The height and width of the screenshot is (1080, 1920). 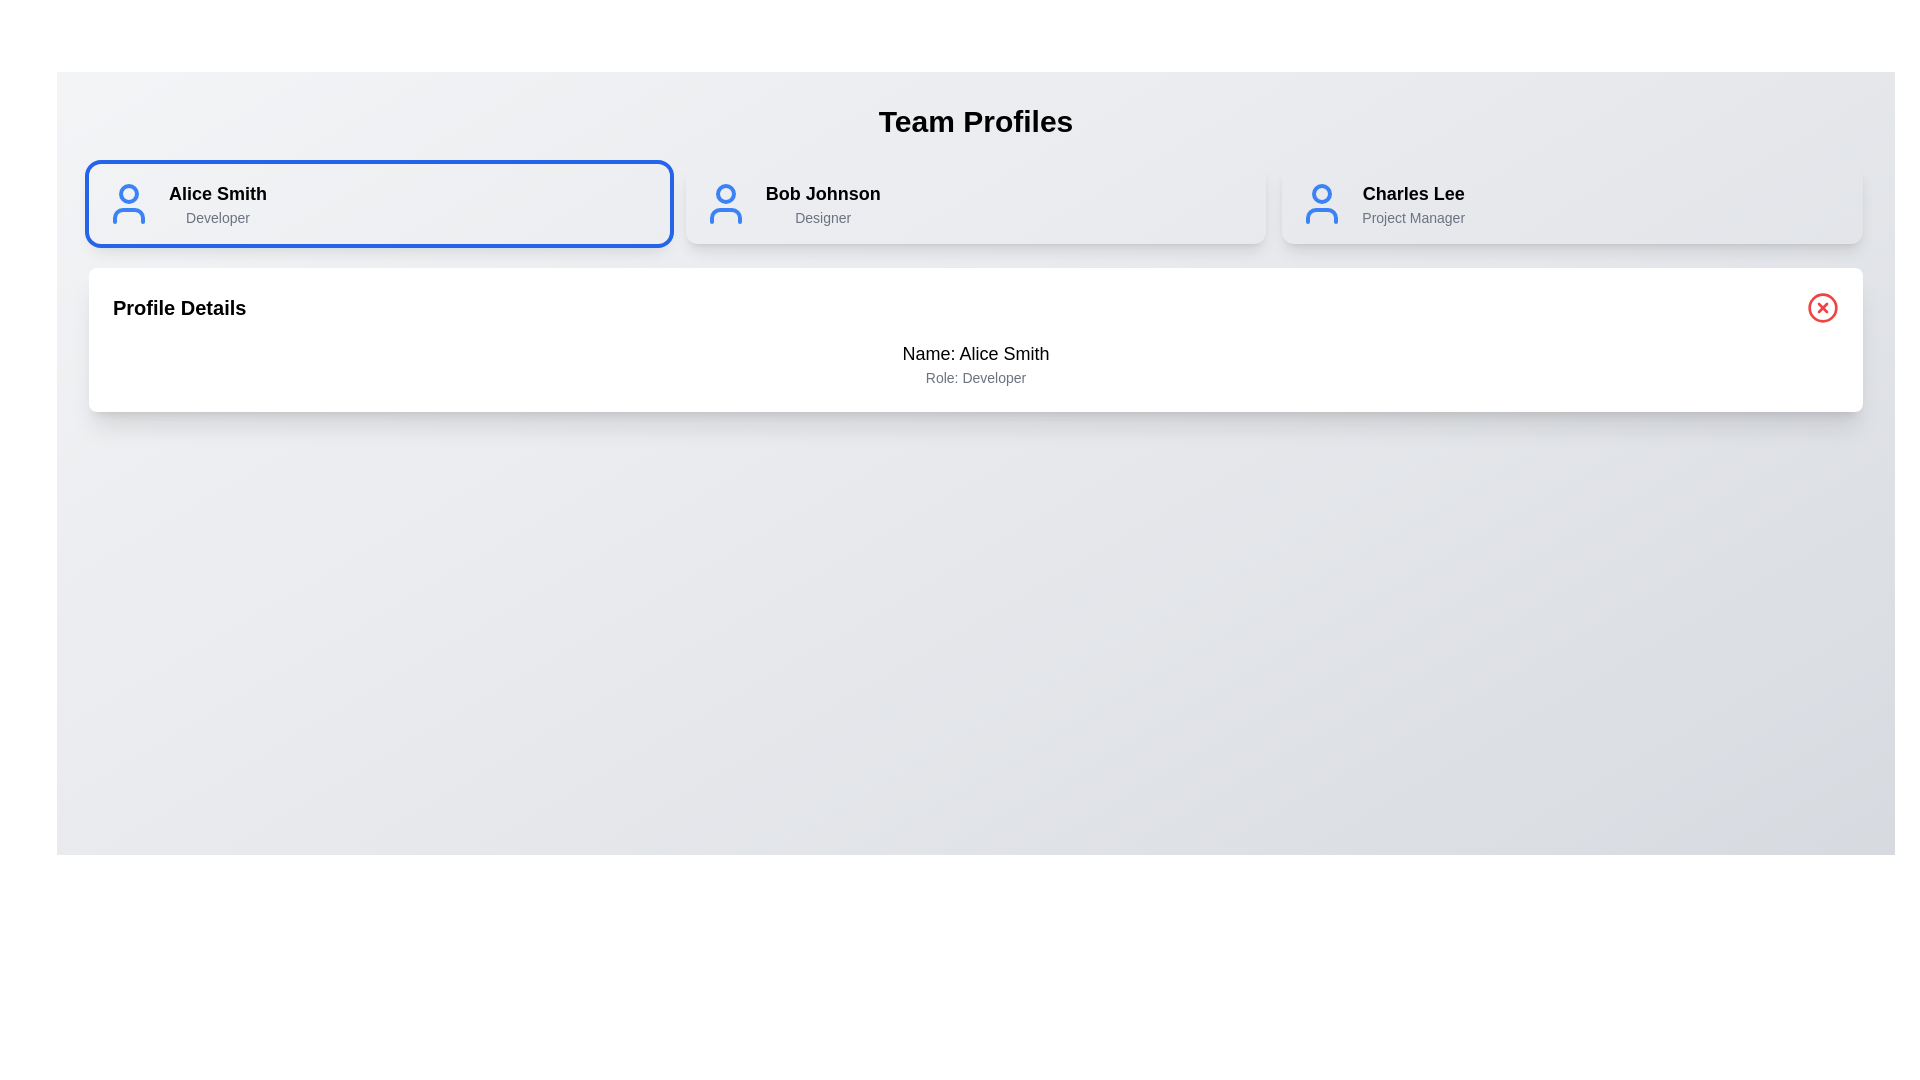 I want to click on the text identifying the name of an individual in the user profile panel, located in the upper-right section of the team profiles layout, to possibly reveal additional information, so click(x=1412, y=193).